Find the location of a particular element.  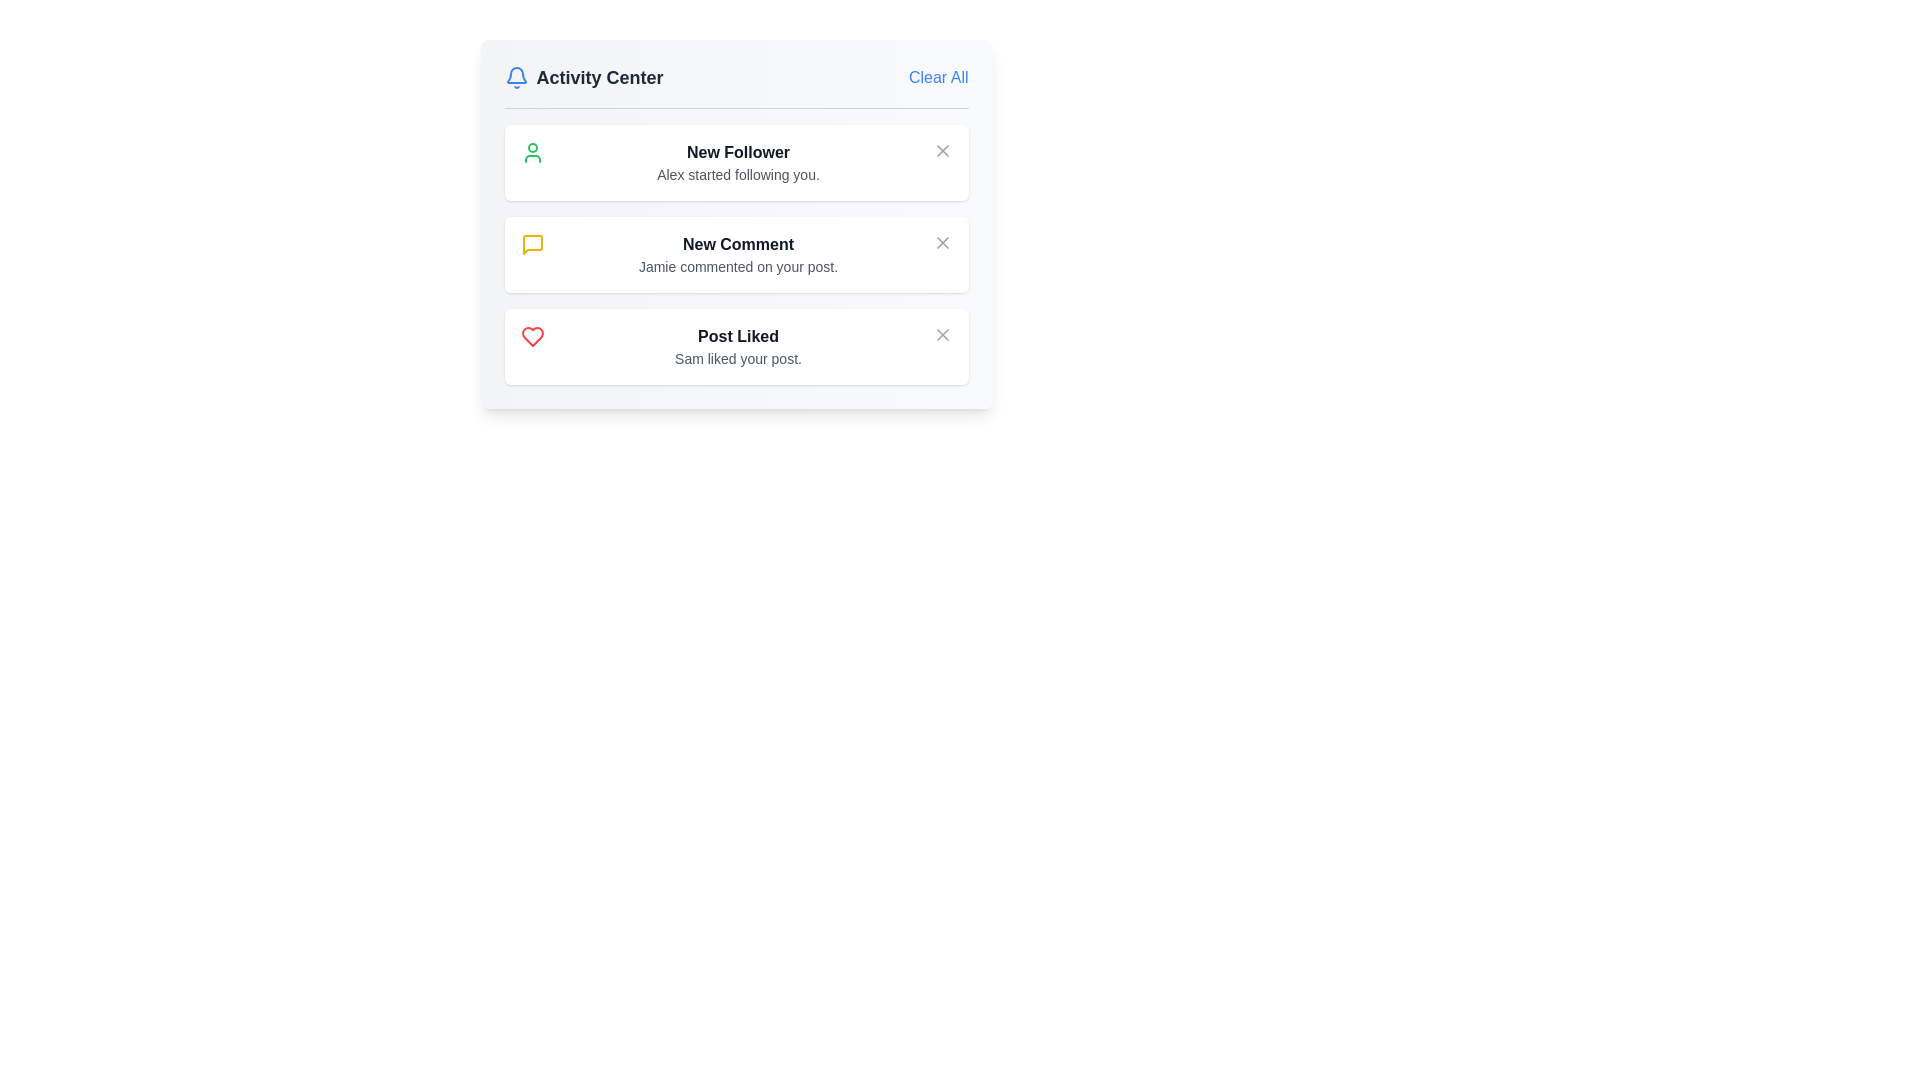

the 'New Comment' notification icon located on the left side of the second entry in the activity list is located at coordinates (532, 244).